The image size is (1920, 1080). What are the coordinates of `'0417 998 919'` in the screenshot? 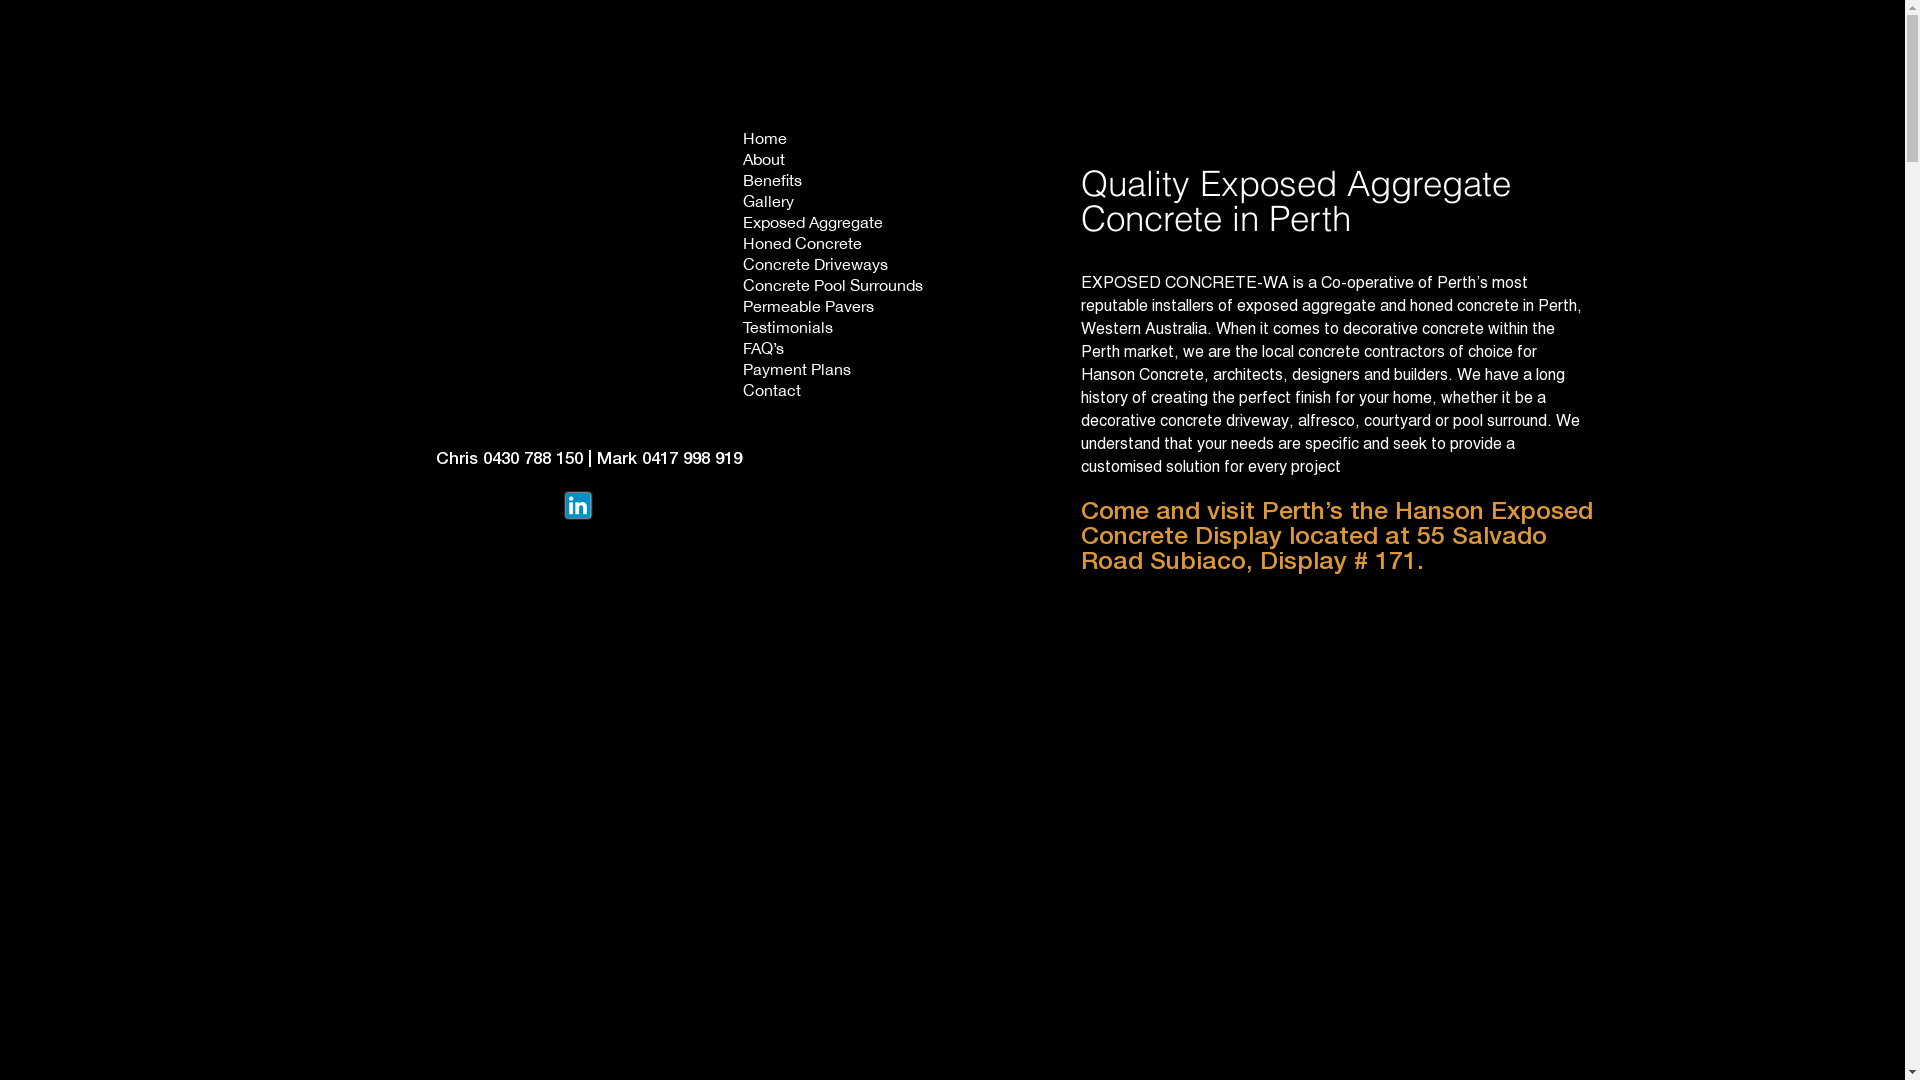 It's located at (691, 459).